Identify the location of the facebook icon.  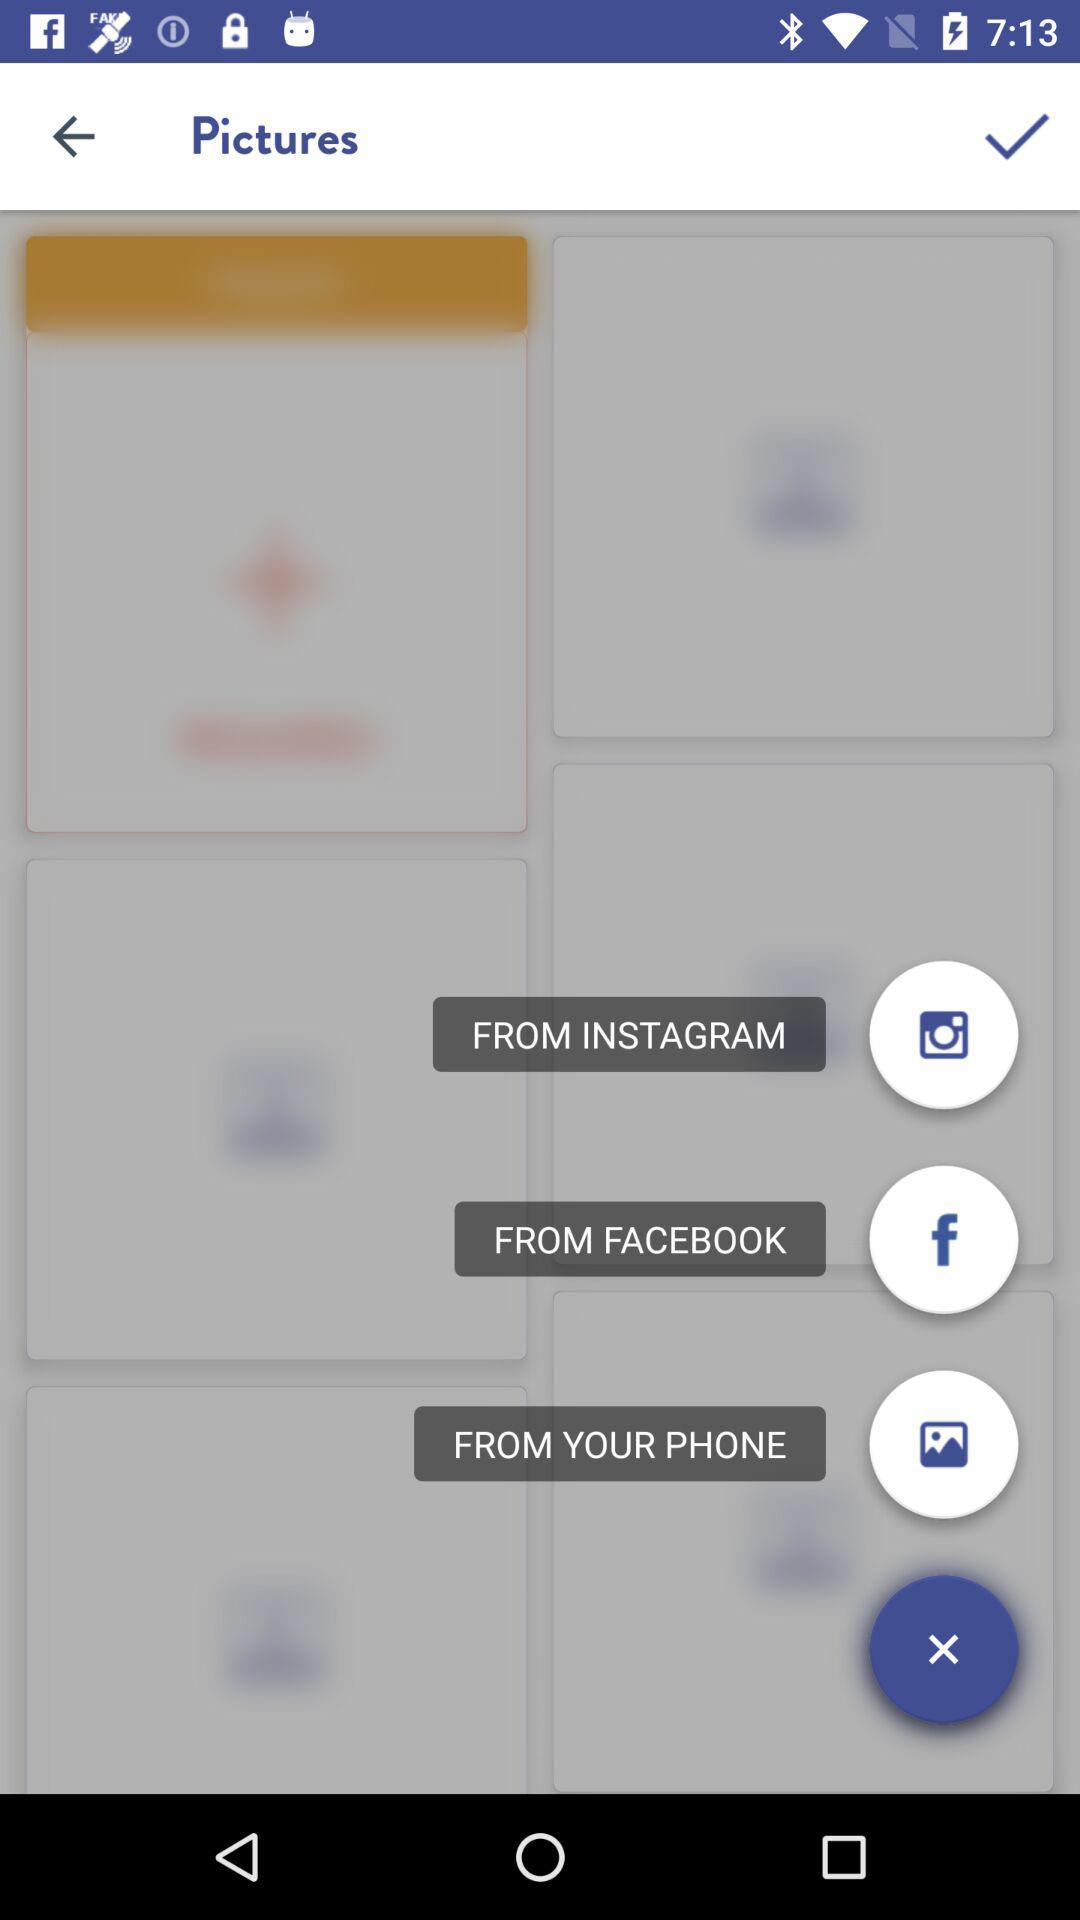
(943, 1246).